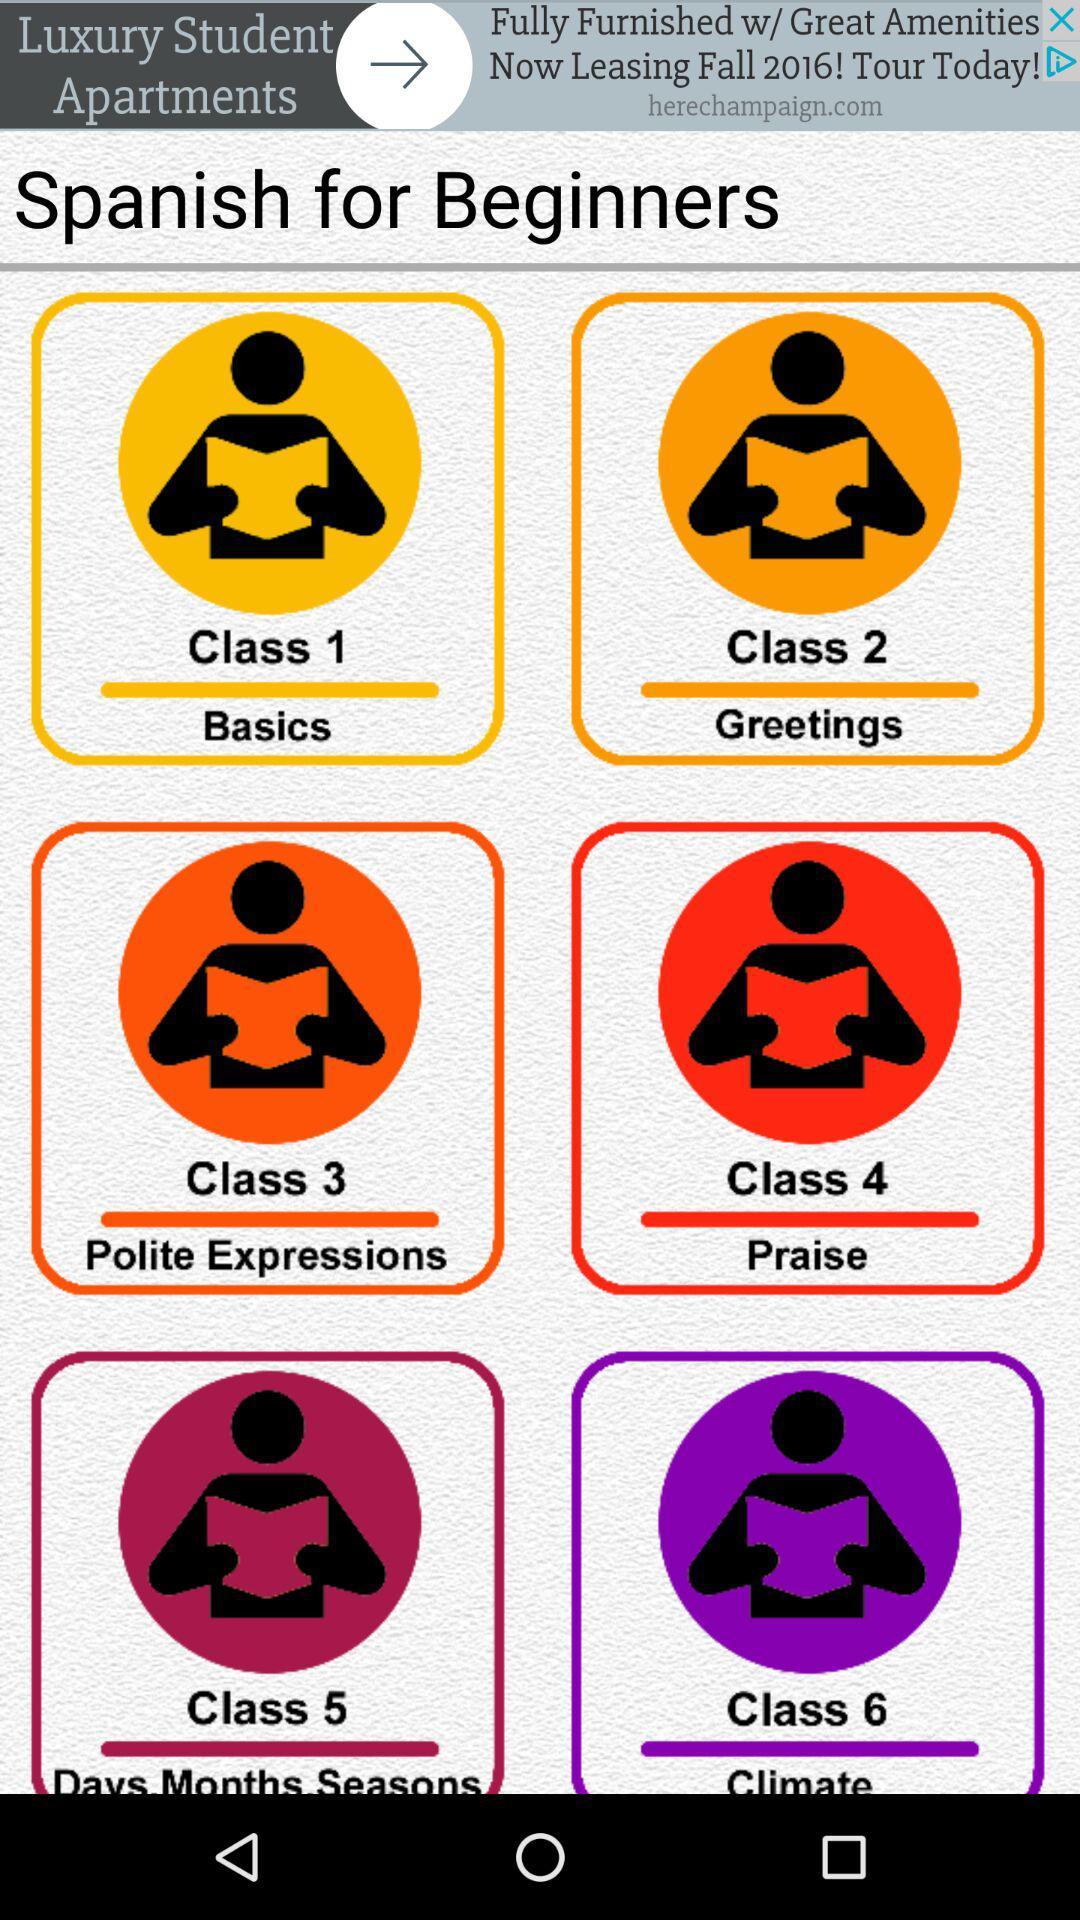 The height and width of the screenshot is (1920, 1080). What do you see at coordinates (270, 1064) in the screenshot?
I see `button option` at bounding box center [270, 1064].